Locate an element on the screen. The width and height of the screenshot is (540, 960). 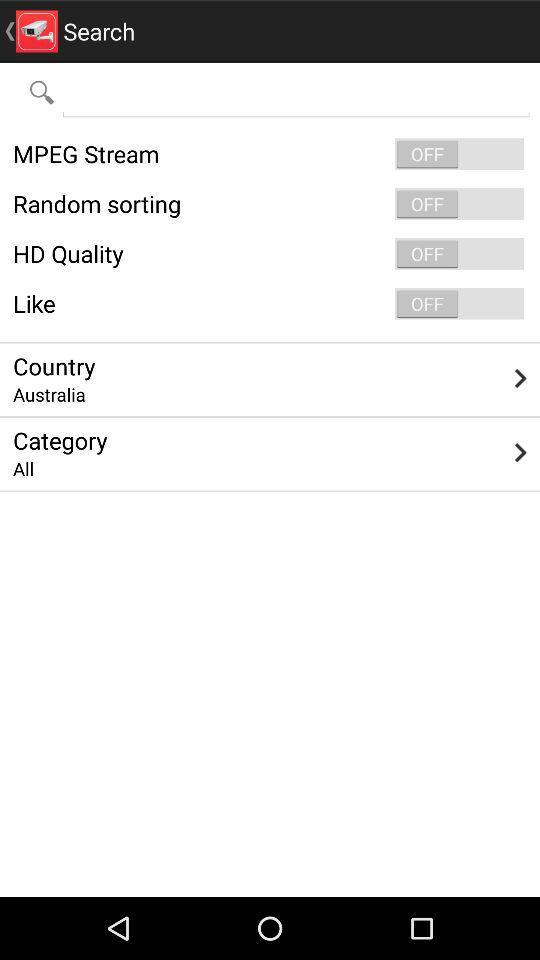
like is located at coordinates (270, 303).